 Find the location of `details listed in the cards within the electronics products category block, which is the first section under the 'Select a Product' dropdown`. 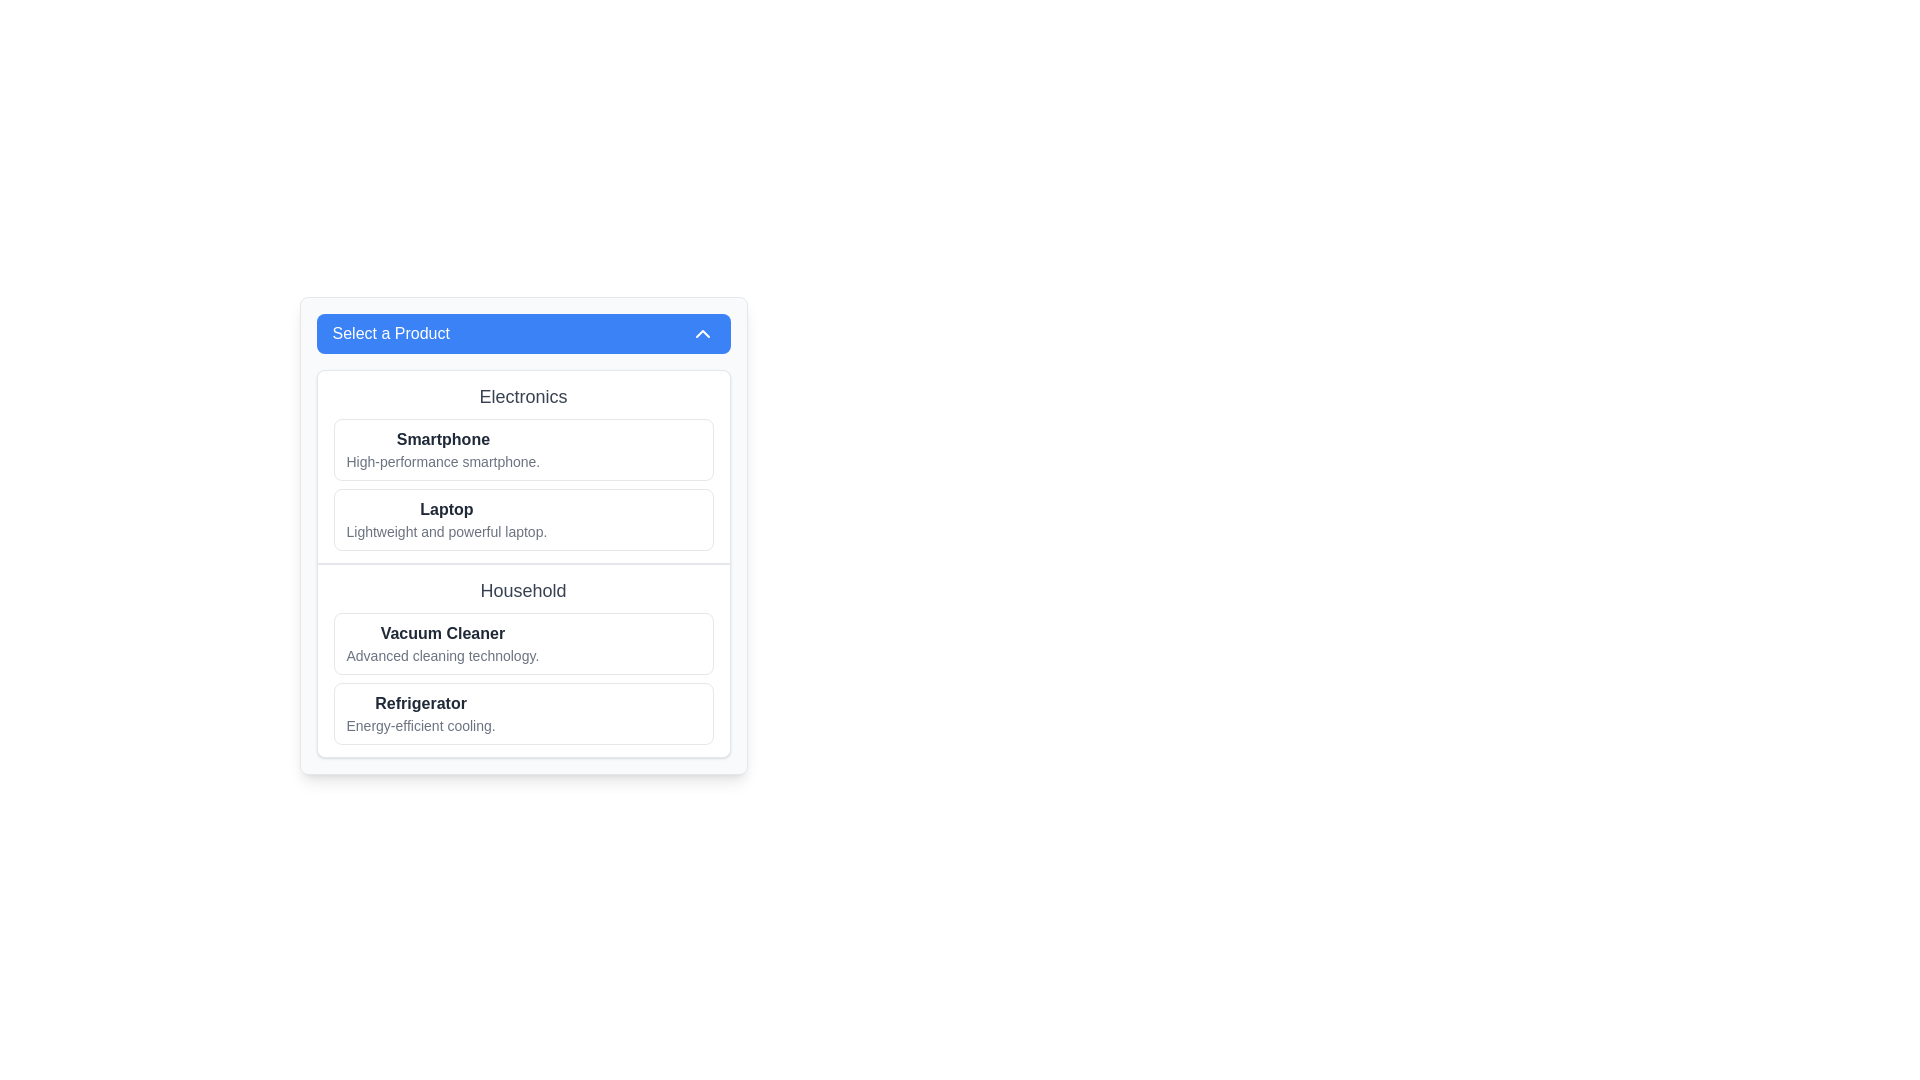

details listed in the cards within the electronics products category block, which is the first section under the 'Select a Product' dropdown is located at coordinates (523, 467).